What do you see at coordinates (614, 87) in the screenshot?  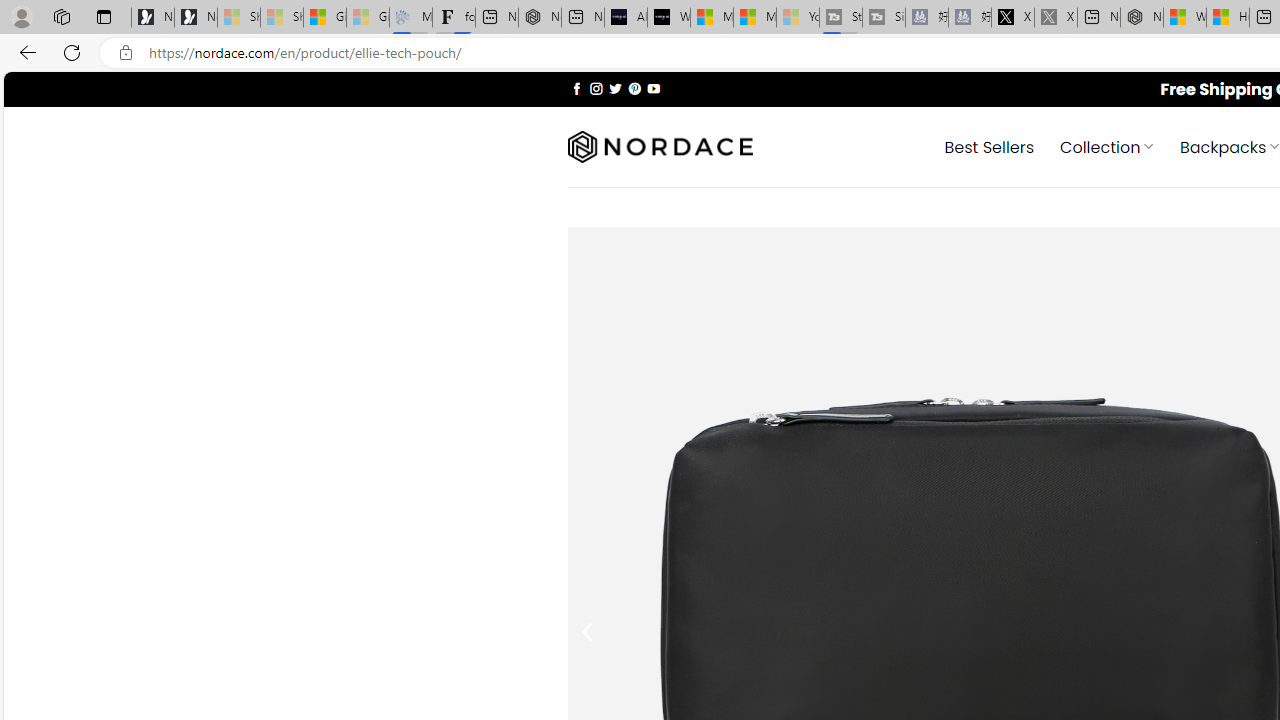 I see `'Follow on Twitter'` at bounding box center [614, 87].